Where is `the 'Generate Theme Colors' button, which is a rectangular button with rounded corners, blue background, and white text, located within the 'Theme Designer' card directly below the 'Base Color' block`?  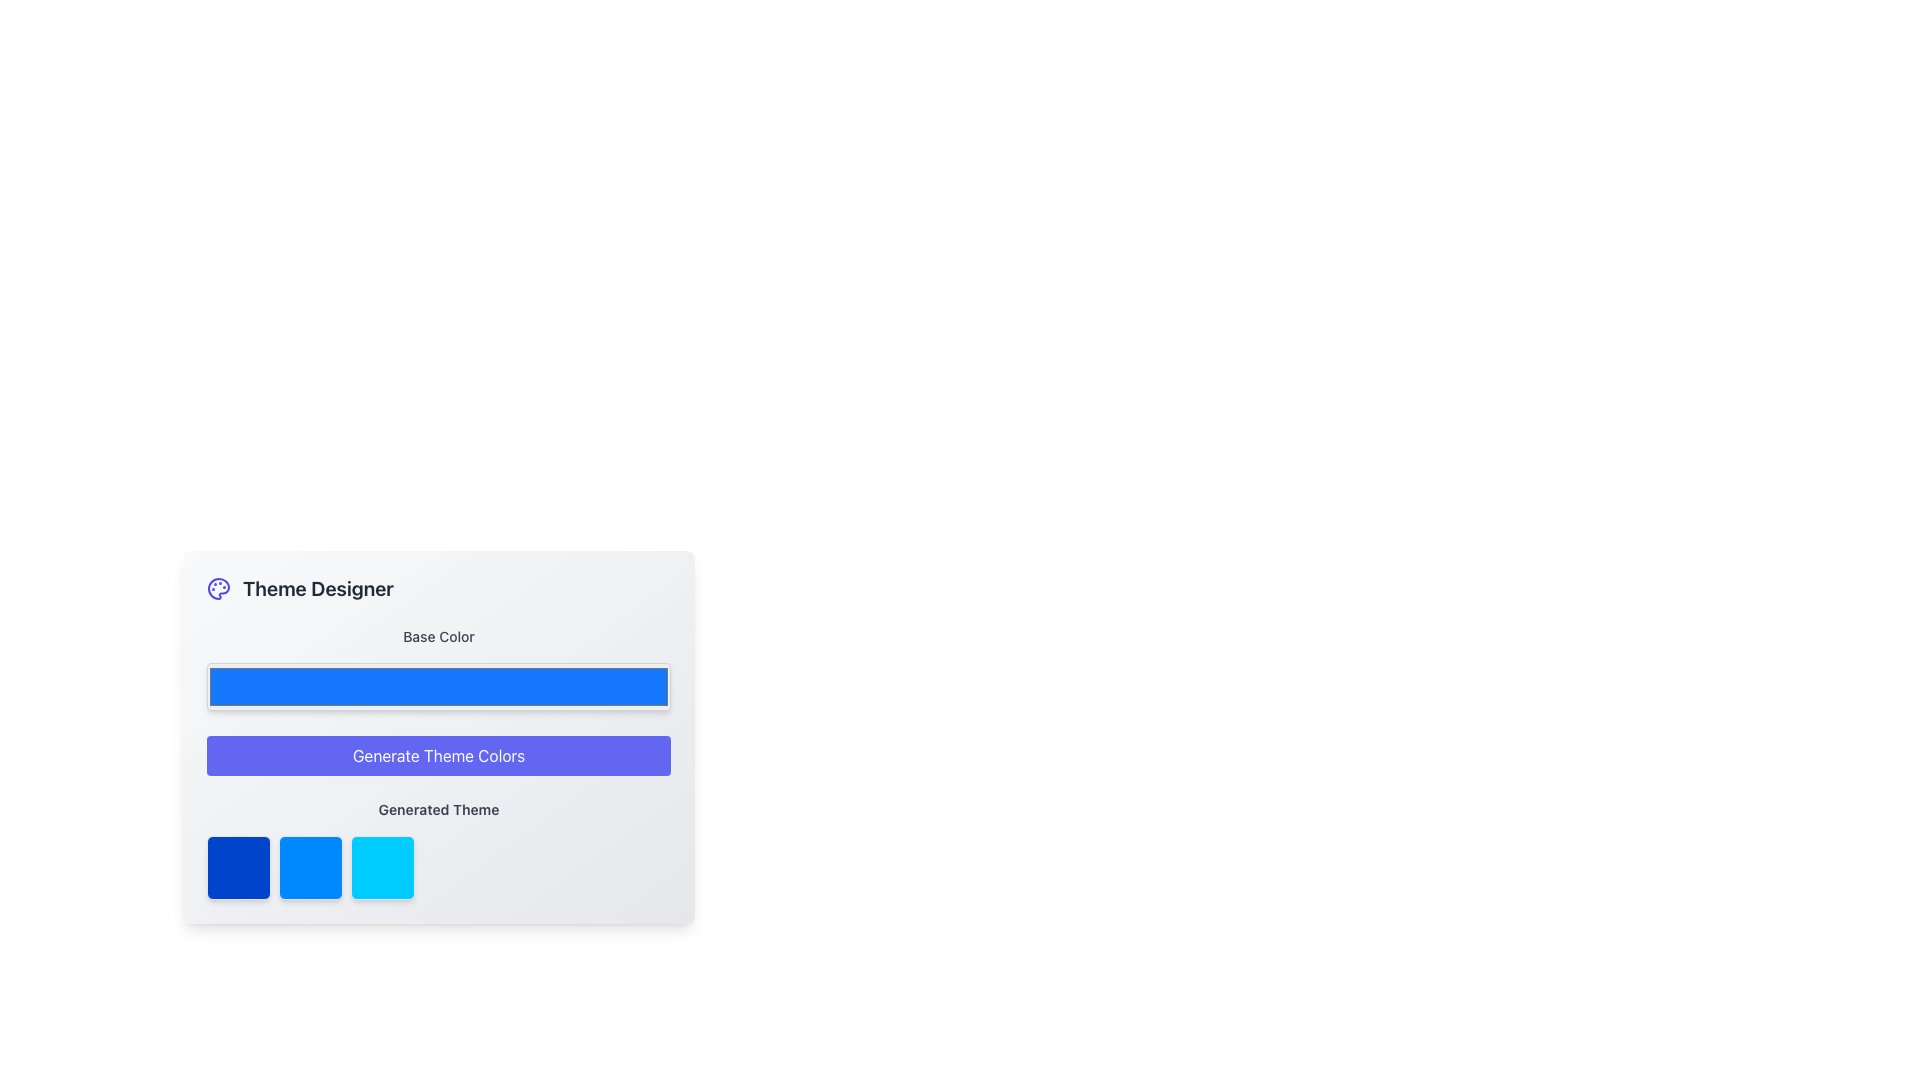 the 'Generate Theme Colors' button, which is a rectangular button with rounded corners, blue background, and white text, located within the 'Theme Designer' card directly below the 'Base Color' block is located at coordinates (437, 756).